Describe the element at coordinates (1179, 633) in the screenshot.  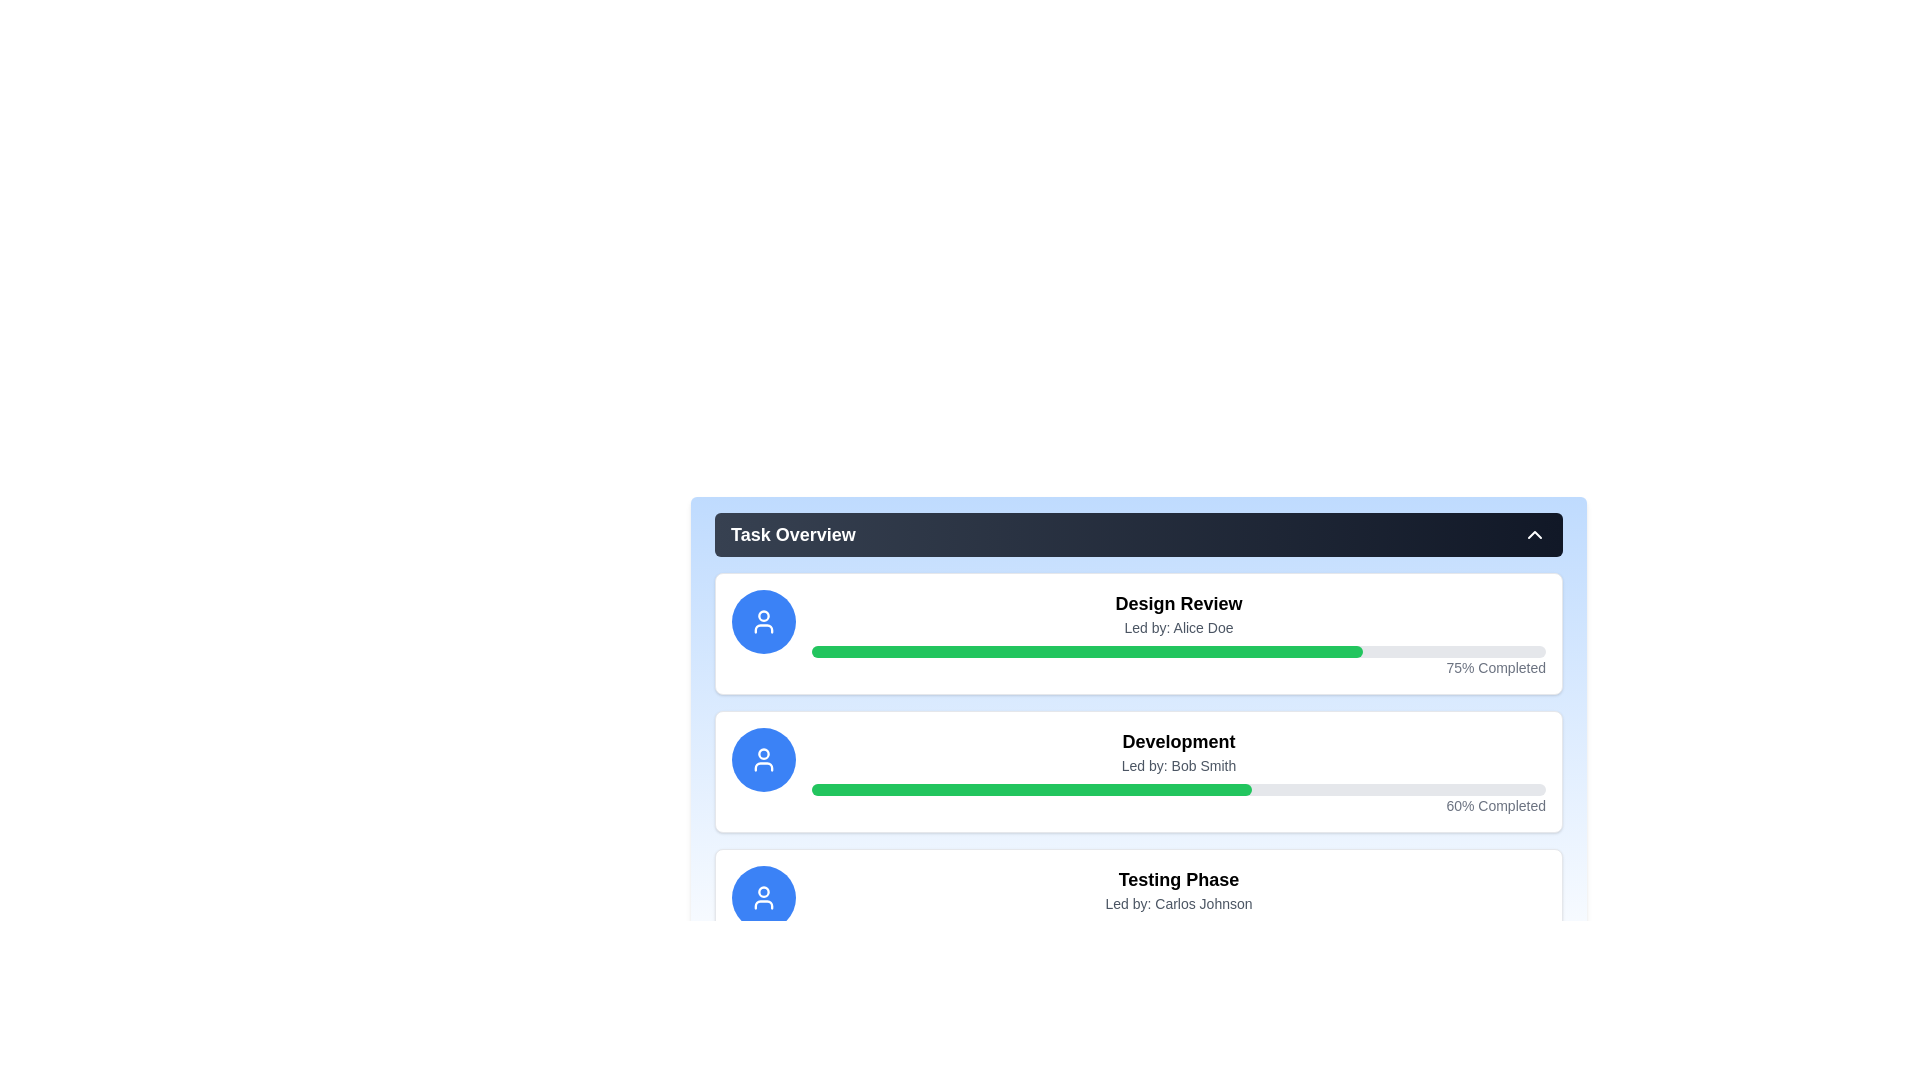
I see `the Task progress component in the 'Design Review' section` at that location.